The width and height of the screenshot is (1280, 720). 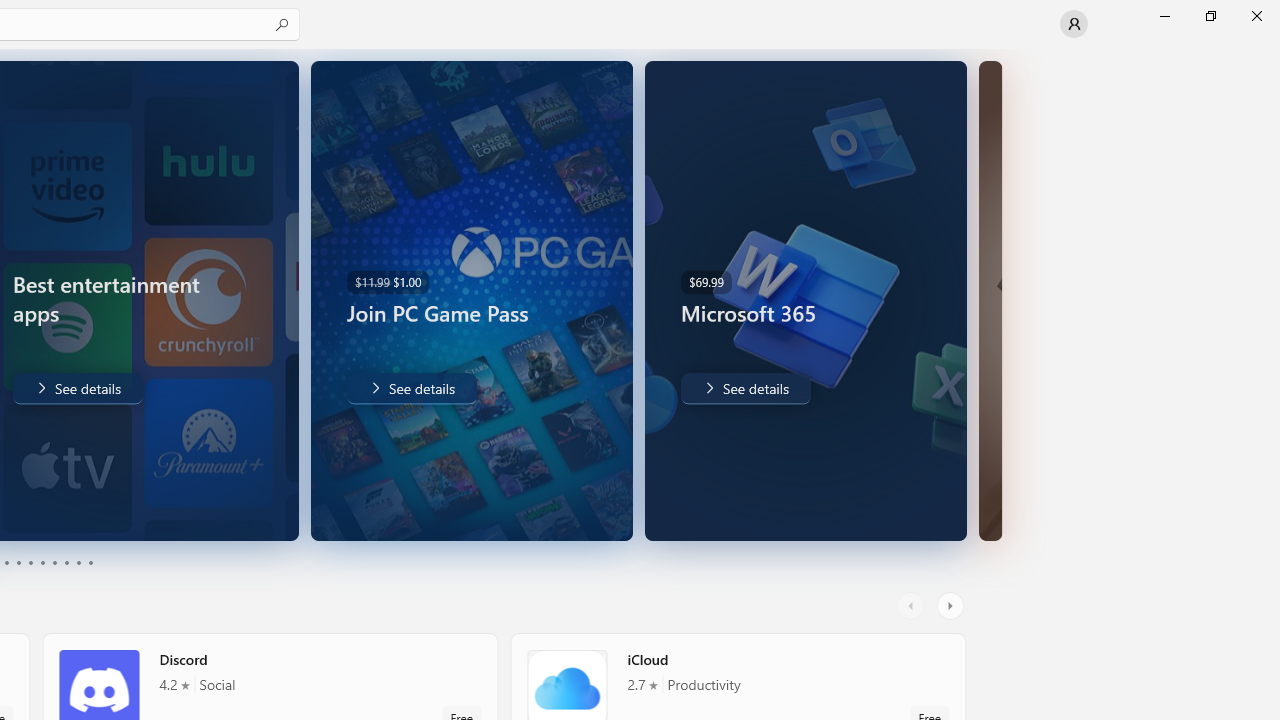 I want to click on 'Restore Microsoft Store', so click(x=1209, y=15).